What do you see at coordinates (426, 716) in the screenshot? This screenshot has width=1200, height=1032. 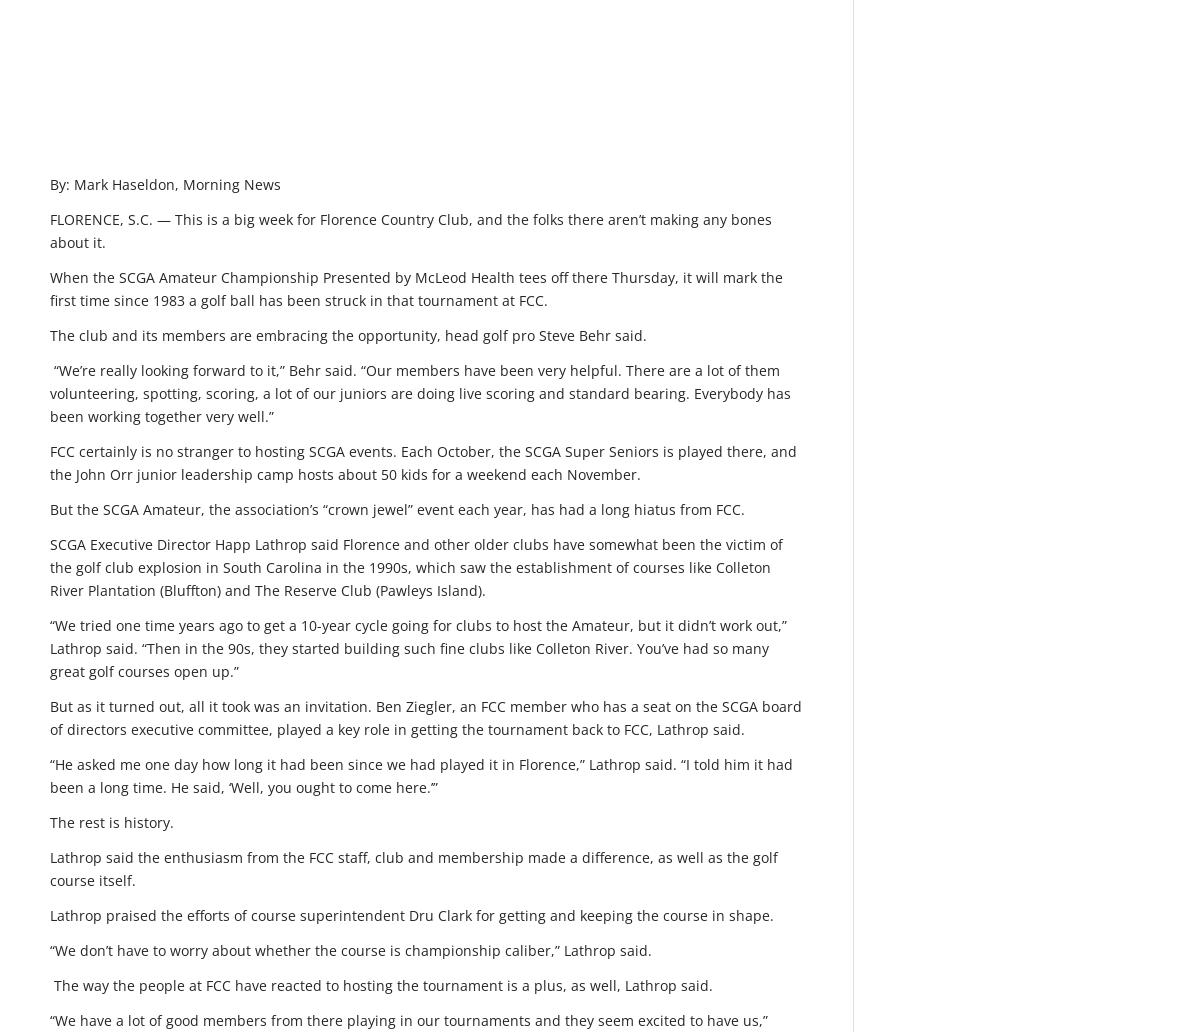 I see `'But as it turned out, all it took was an invitation. Ben Ziegler, an FCC member who has a seat on the SCGA board of directors executive committee, played a key role in getting the tournament back to FCC, Lathrop said.'` at bounding box center [426, 716].